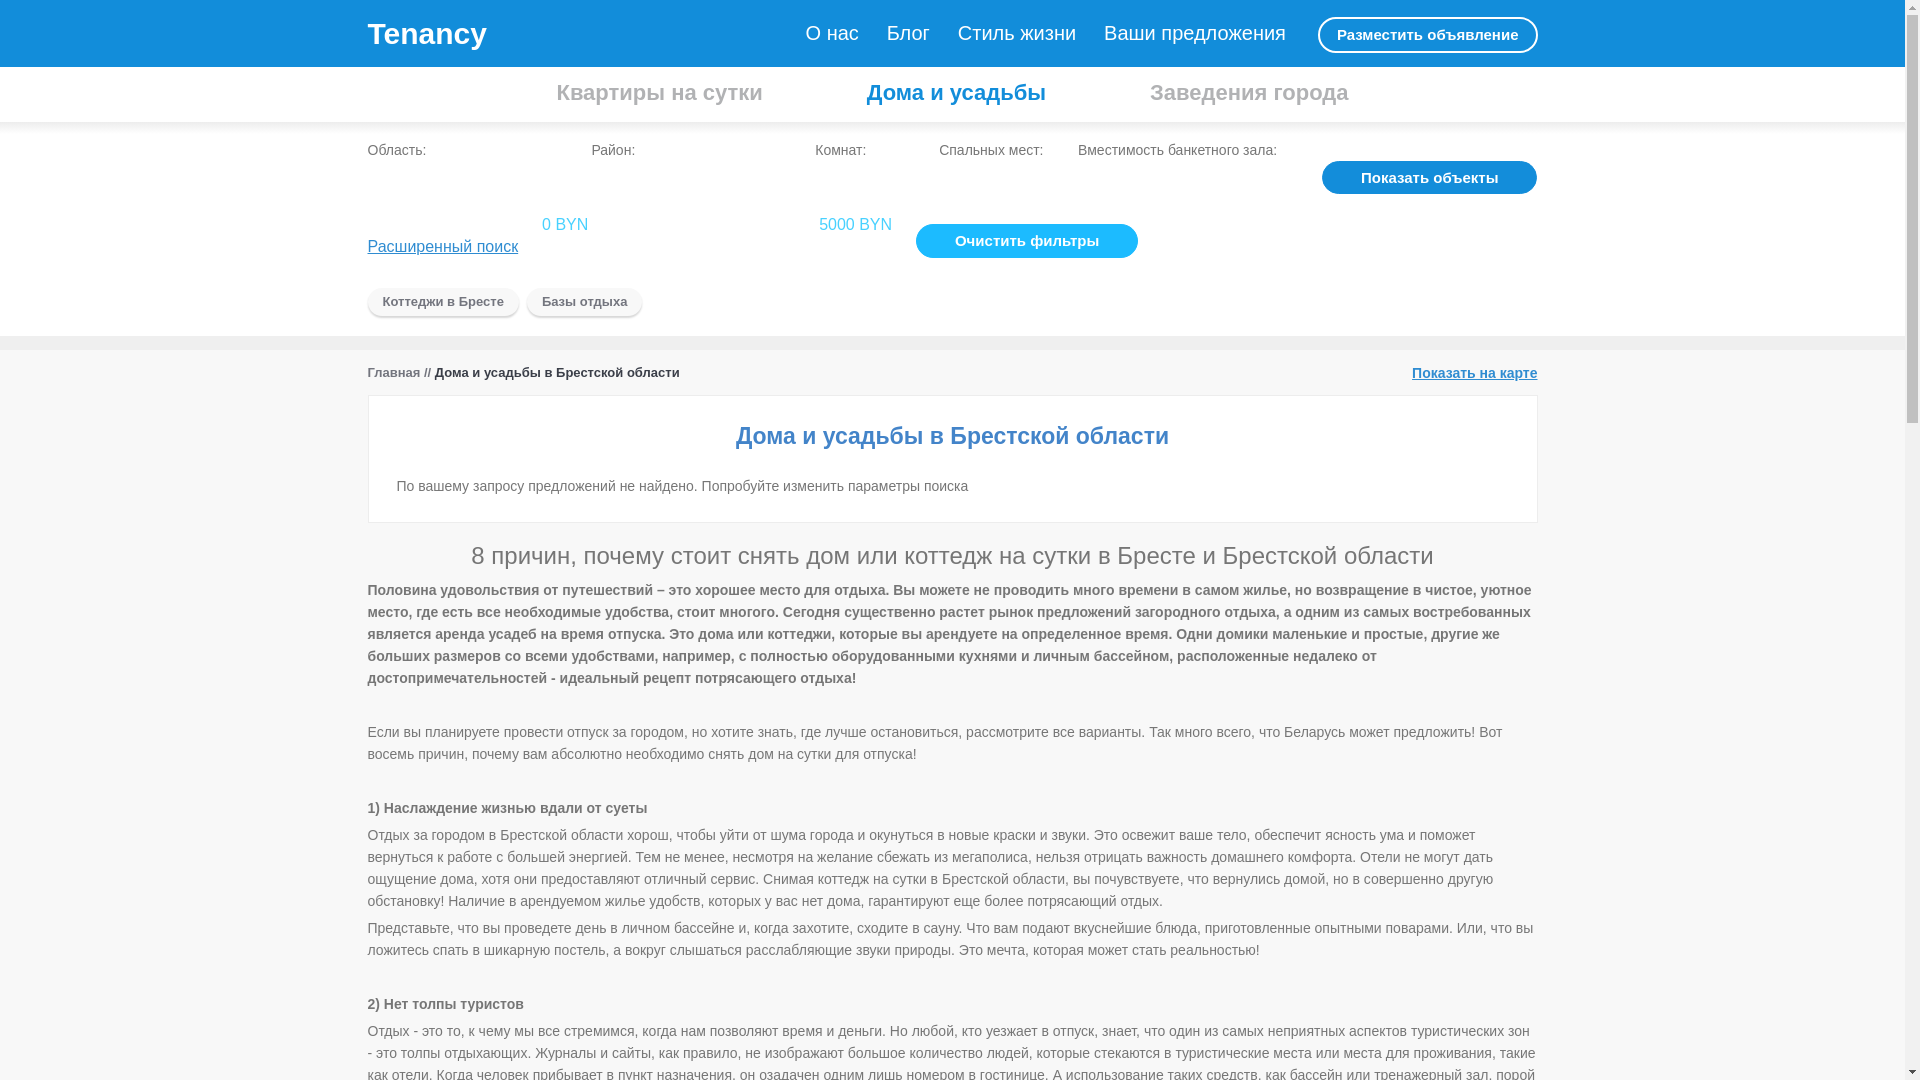  I want to click on 'Tenancy', so click(426, 33).